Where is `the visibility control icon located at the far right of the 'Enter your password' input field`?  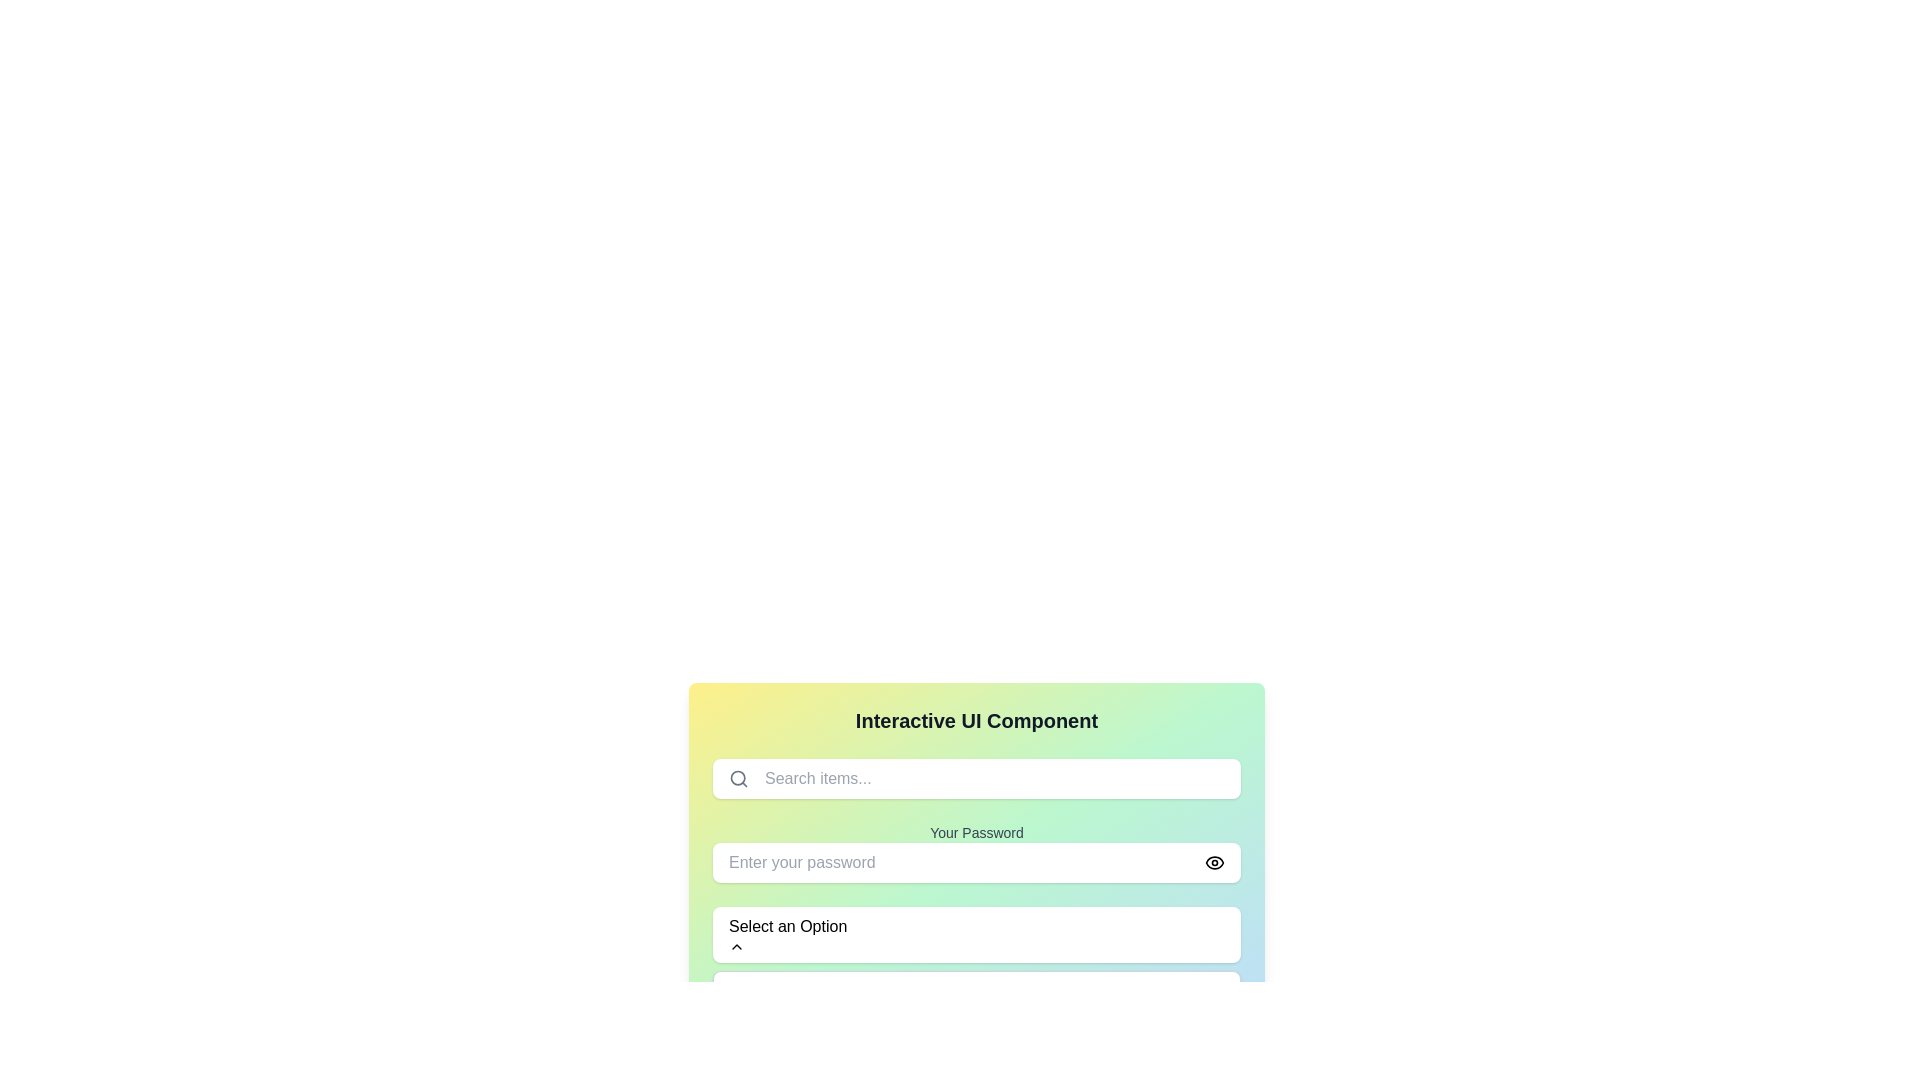
the visibility control icon located at the far right of the 'Enter your password' input field is located at coordinates (1213, 862).